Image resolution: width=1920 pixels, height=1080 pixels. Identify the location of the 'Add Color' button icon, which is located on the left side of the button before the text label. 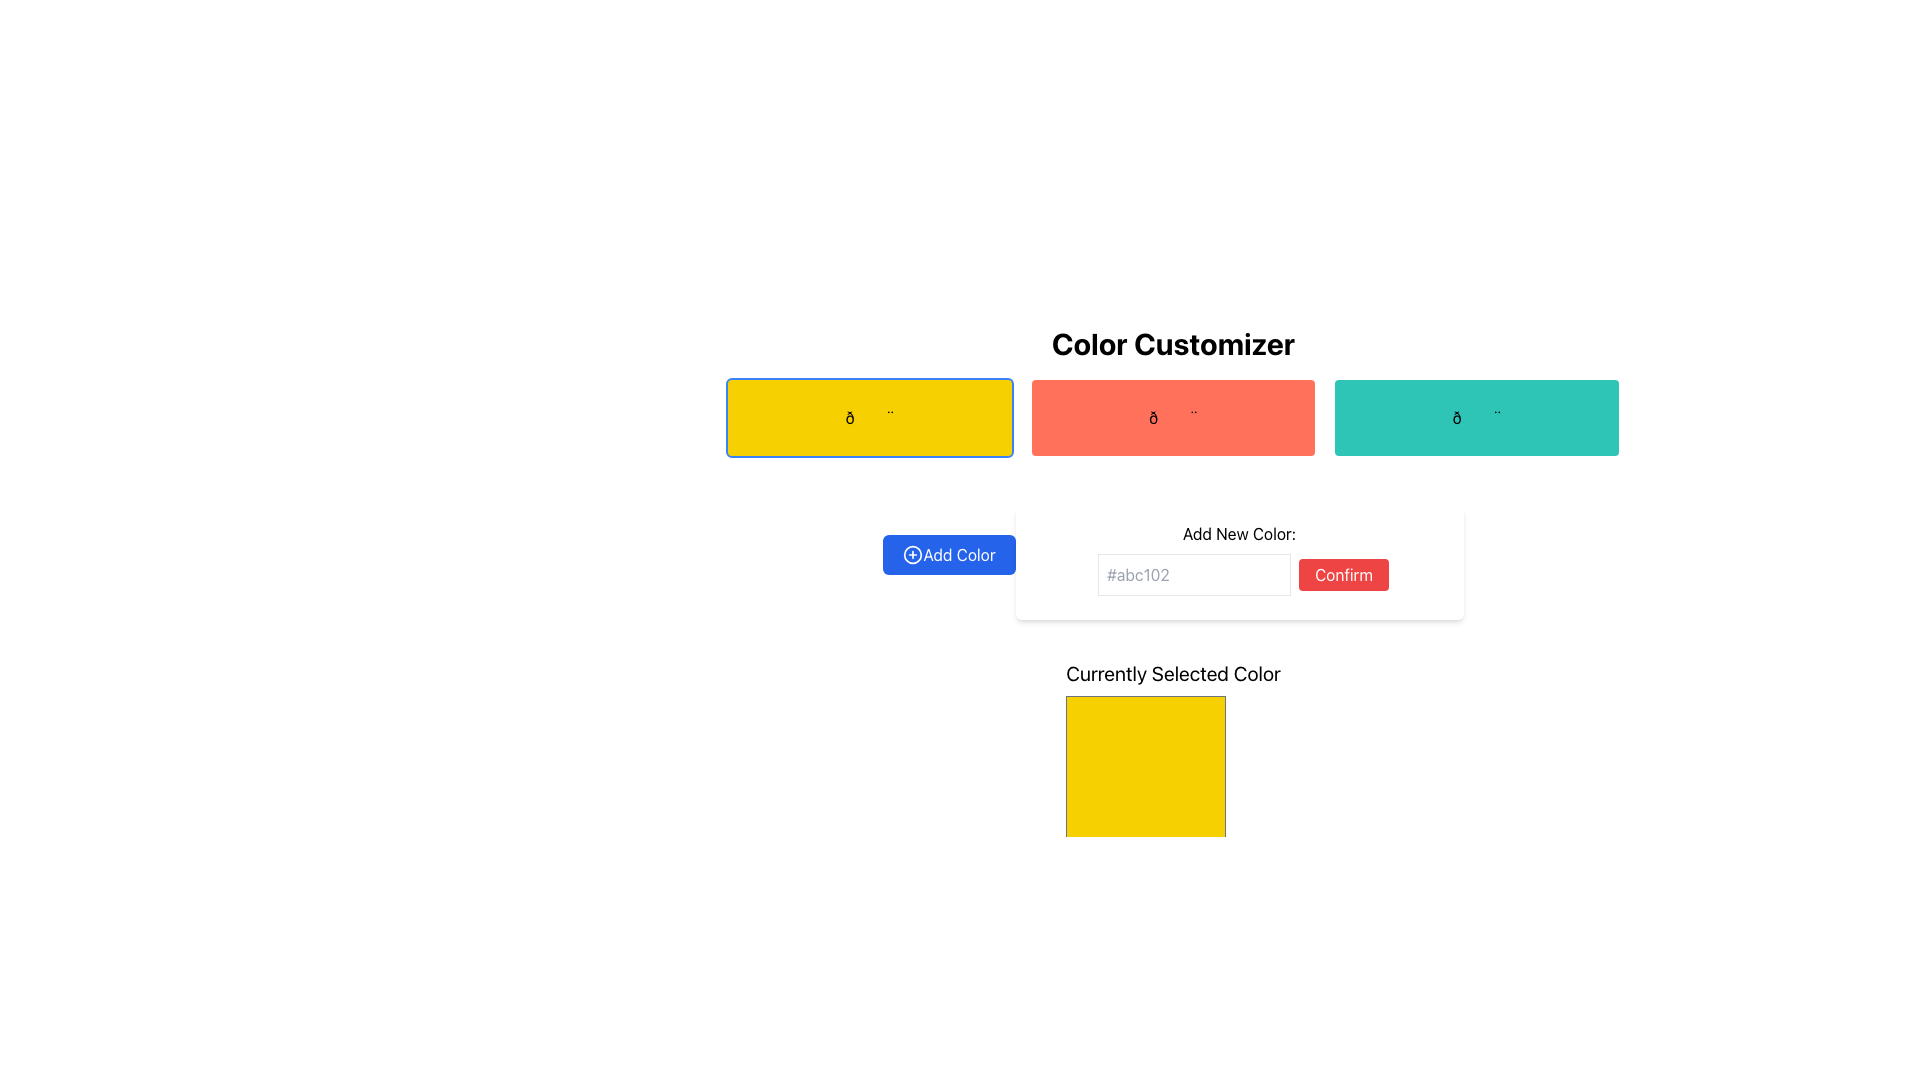
(912, 555).